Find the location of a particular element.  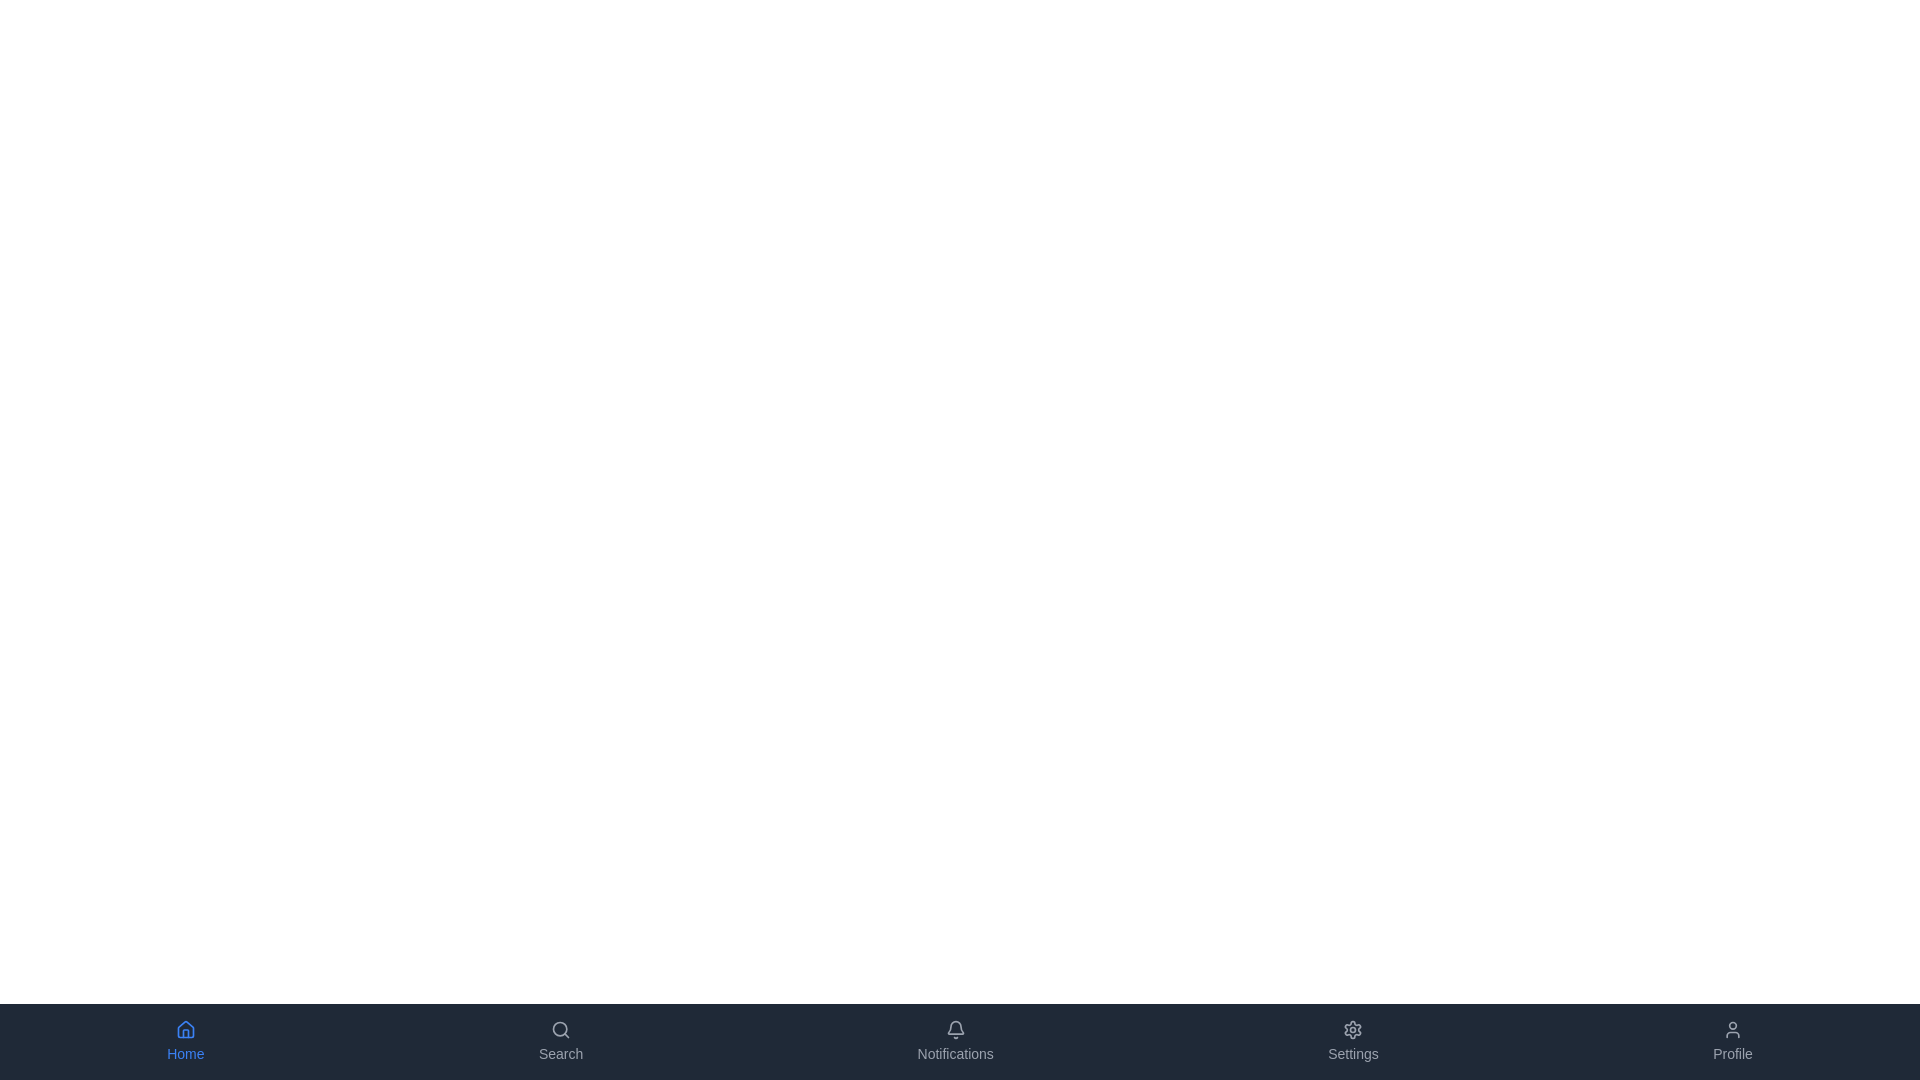

the 'Home' text label located in the bottom navigation bar, which is positioned centrally below the house icon is located at coordinates (185, 1052).